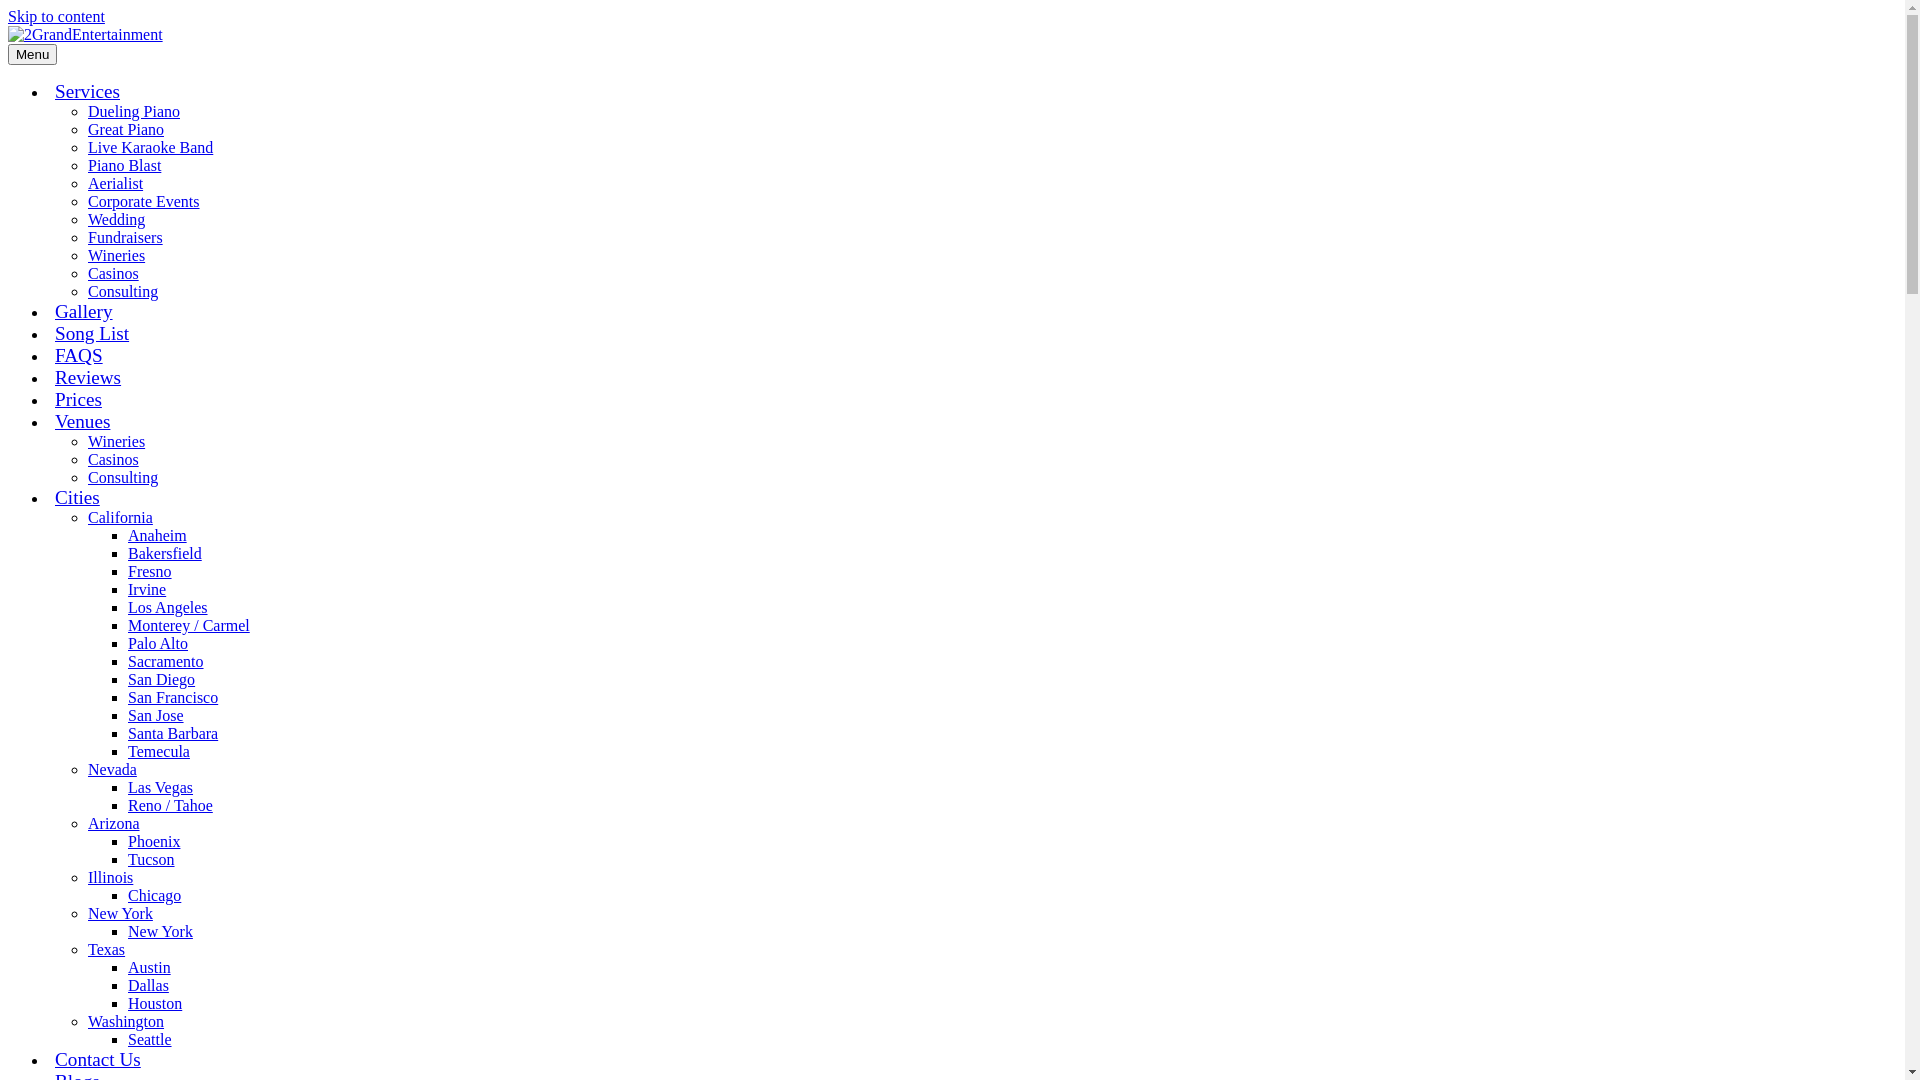 Image resolution: width=1920 pixels, height=1080 pixels. What do you see at coordinates (105, 948) in the screenshot?
I see `'Texas'` at bounding box center [105, 948].